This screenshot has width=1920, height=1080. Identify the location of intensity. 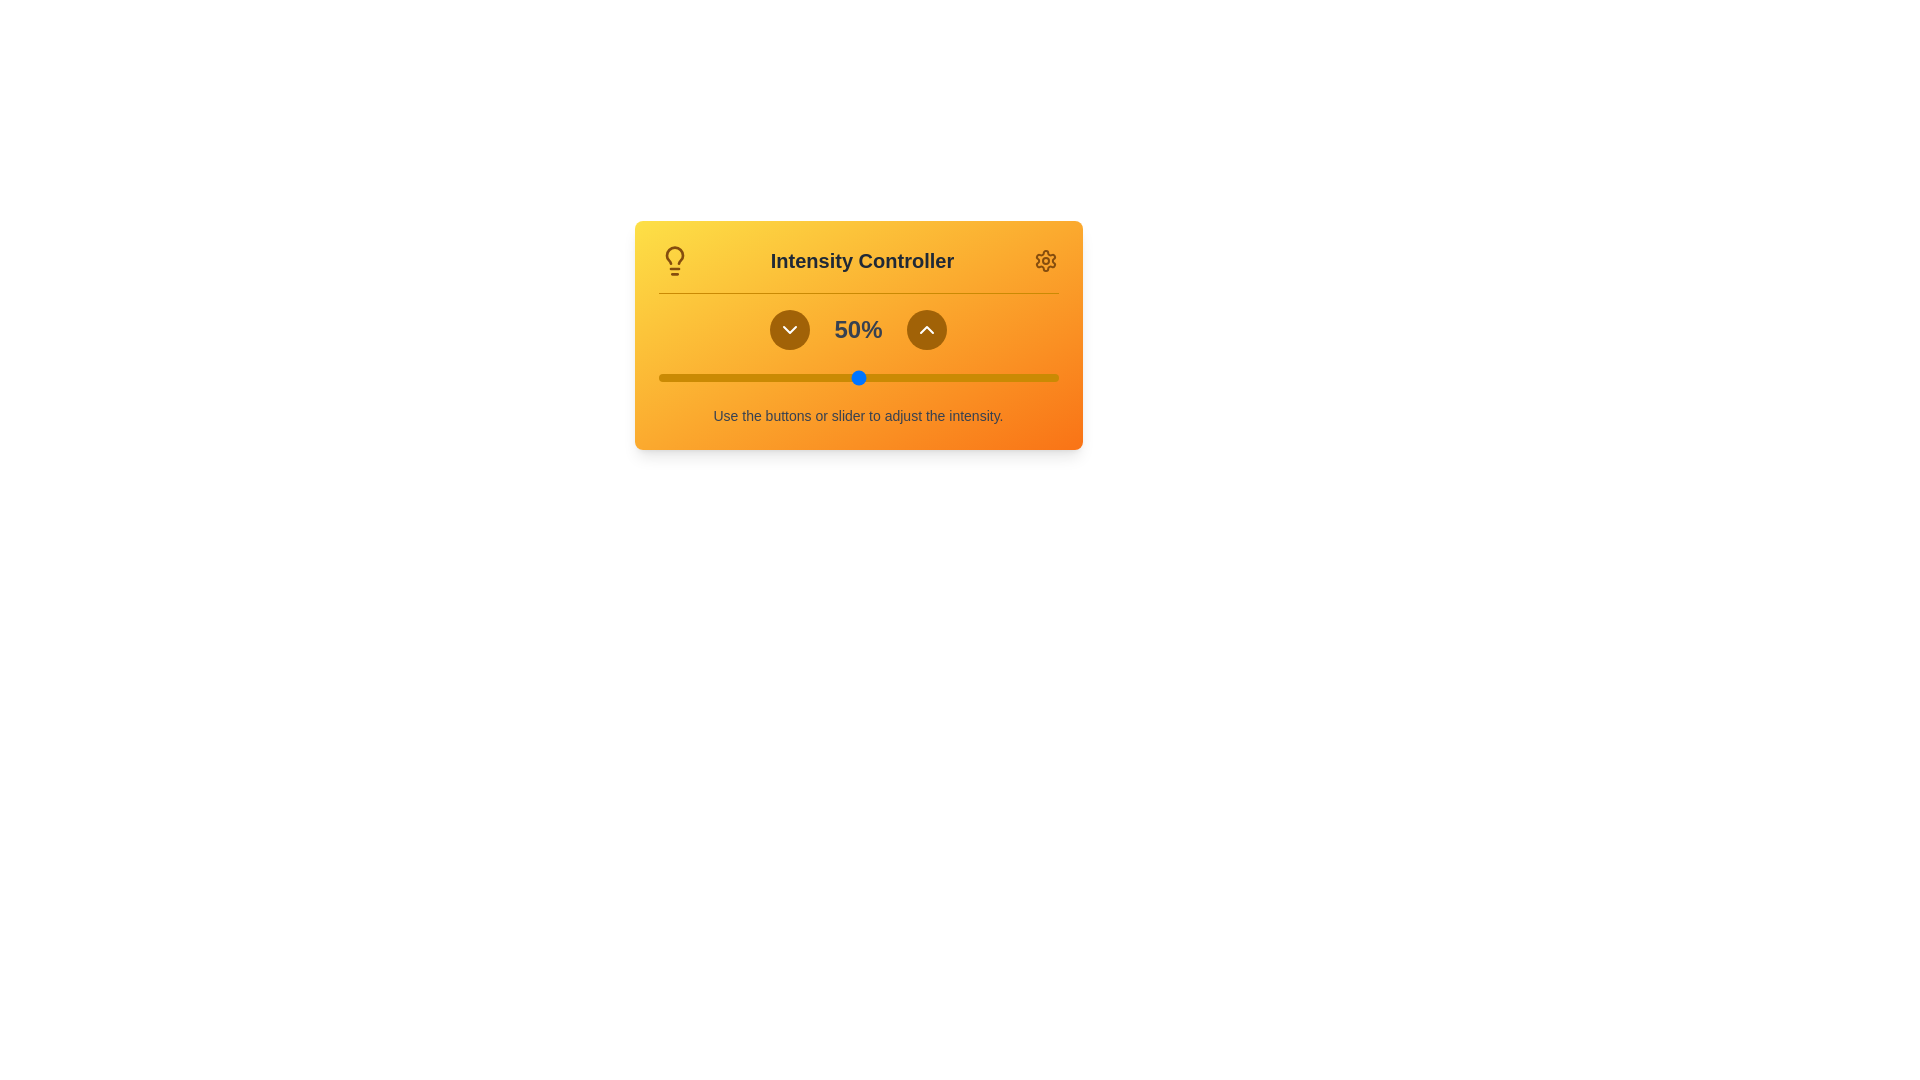
(850, 378).